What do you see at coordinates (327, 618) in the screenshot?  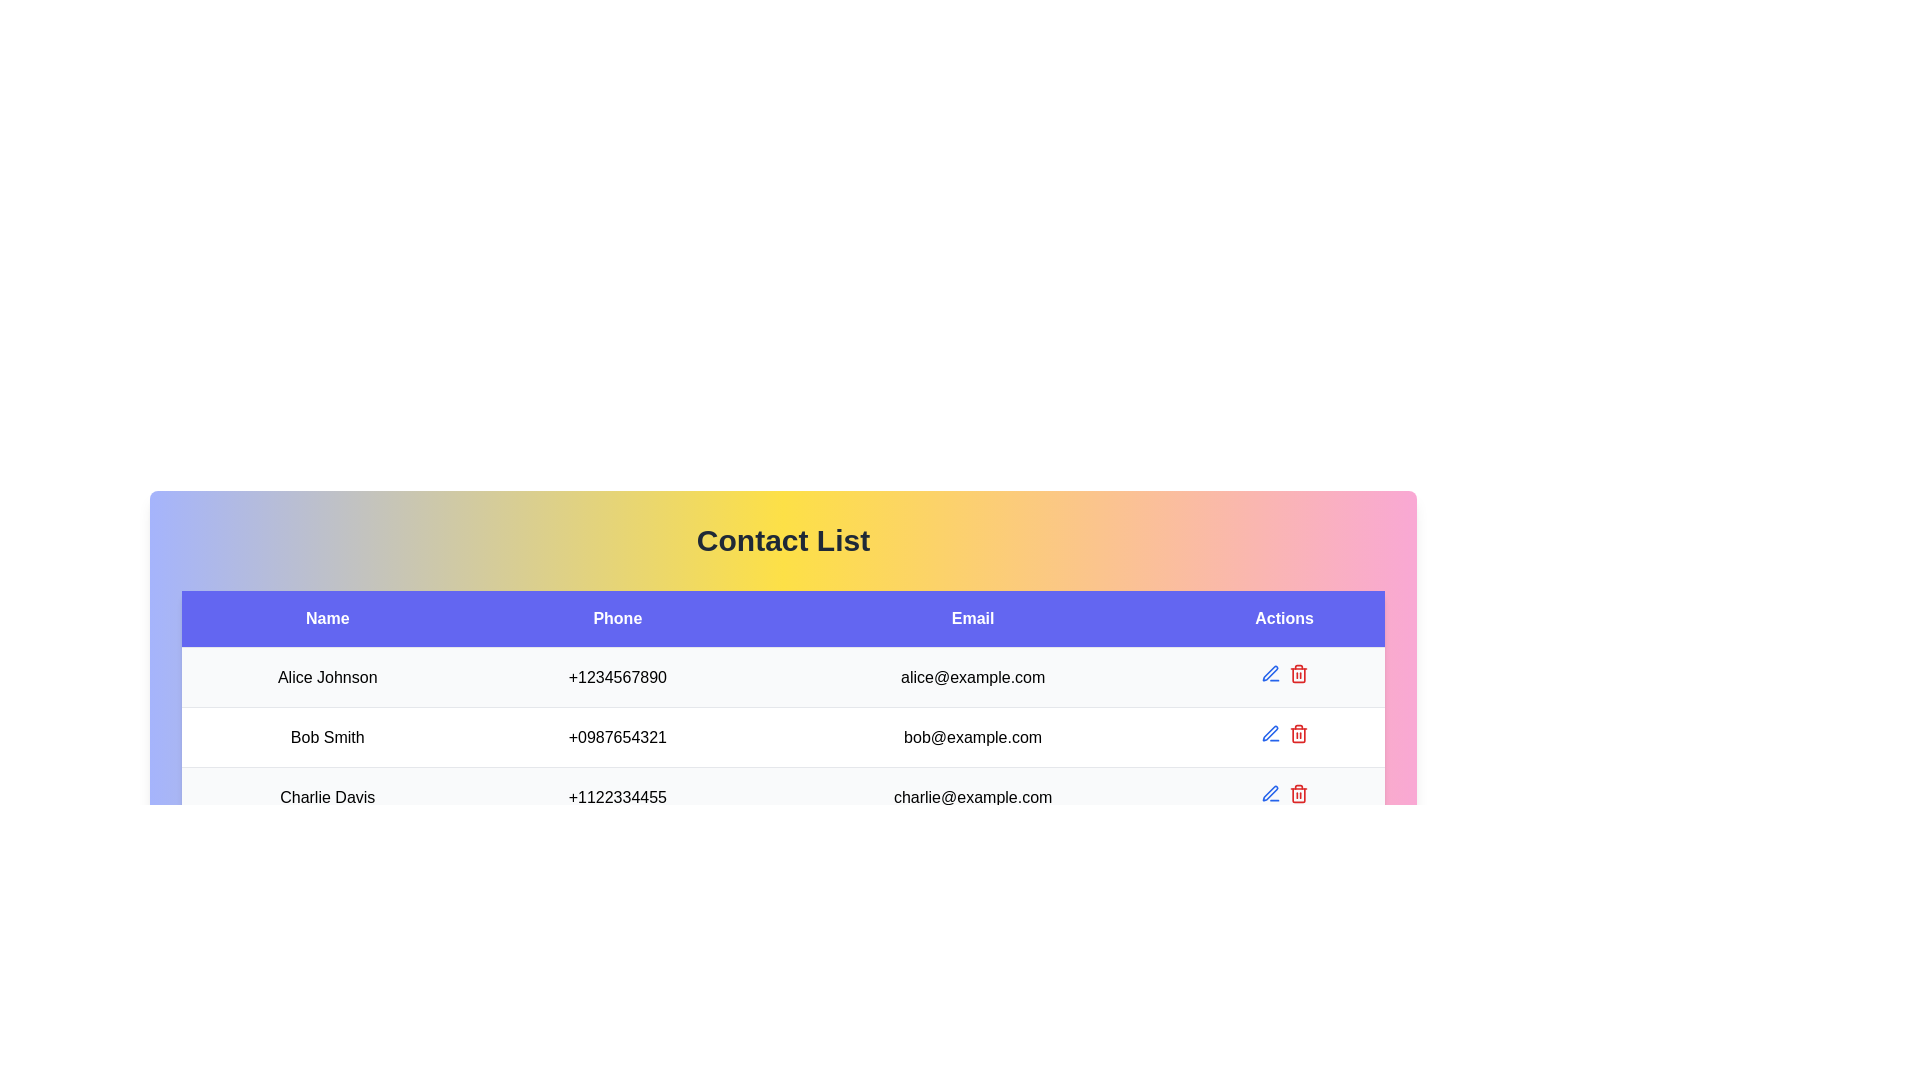 I see `the 'Name' column header in the table, which is the first item in the row of headers, indicating the associated data displayed below` at bounding box center [327, 618].